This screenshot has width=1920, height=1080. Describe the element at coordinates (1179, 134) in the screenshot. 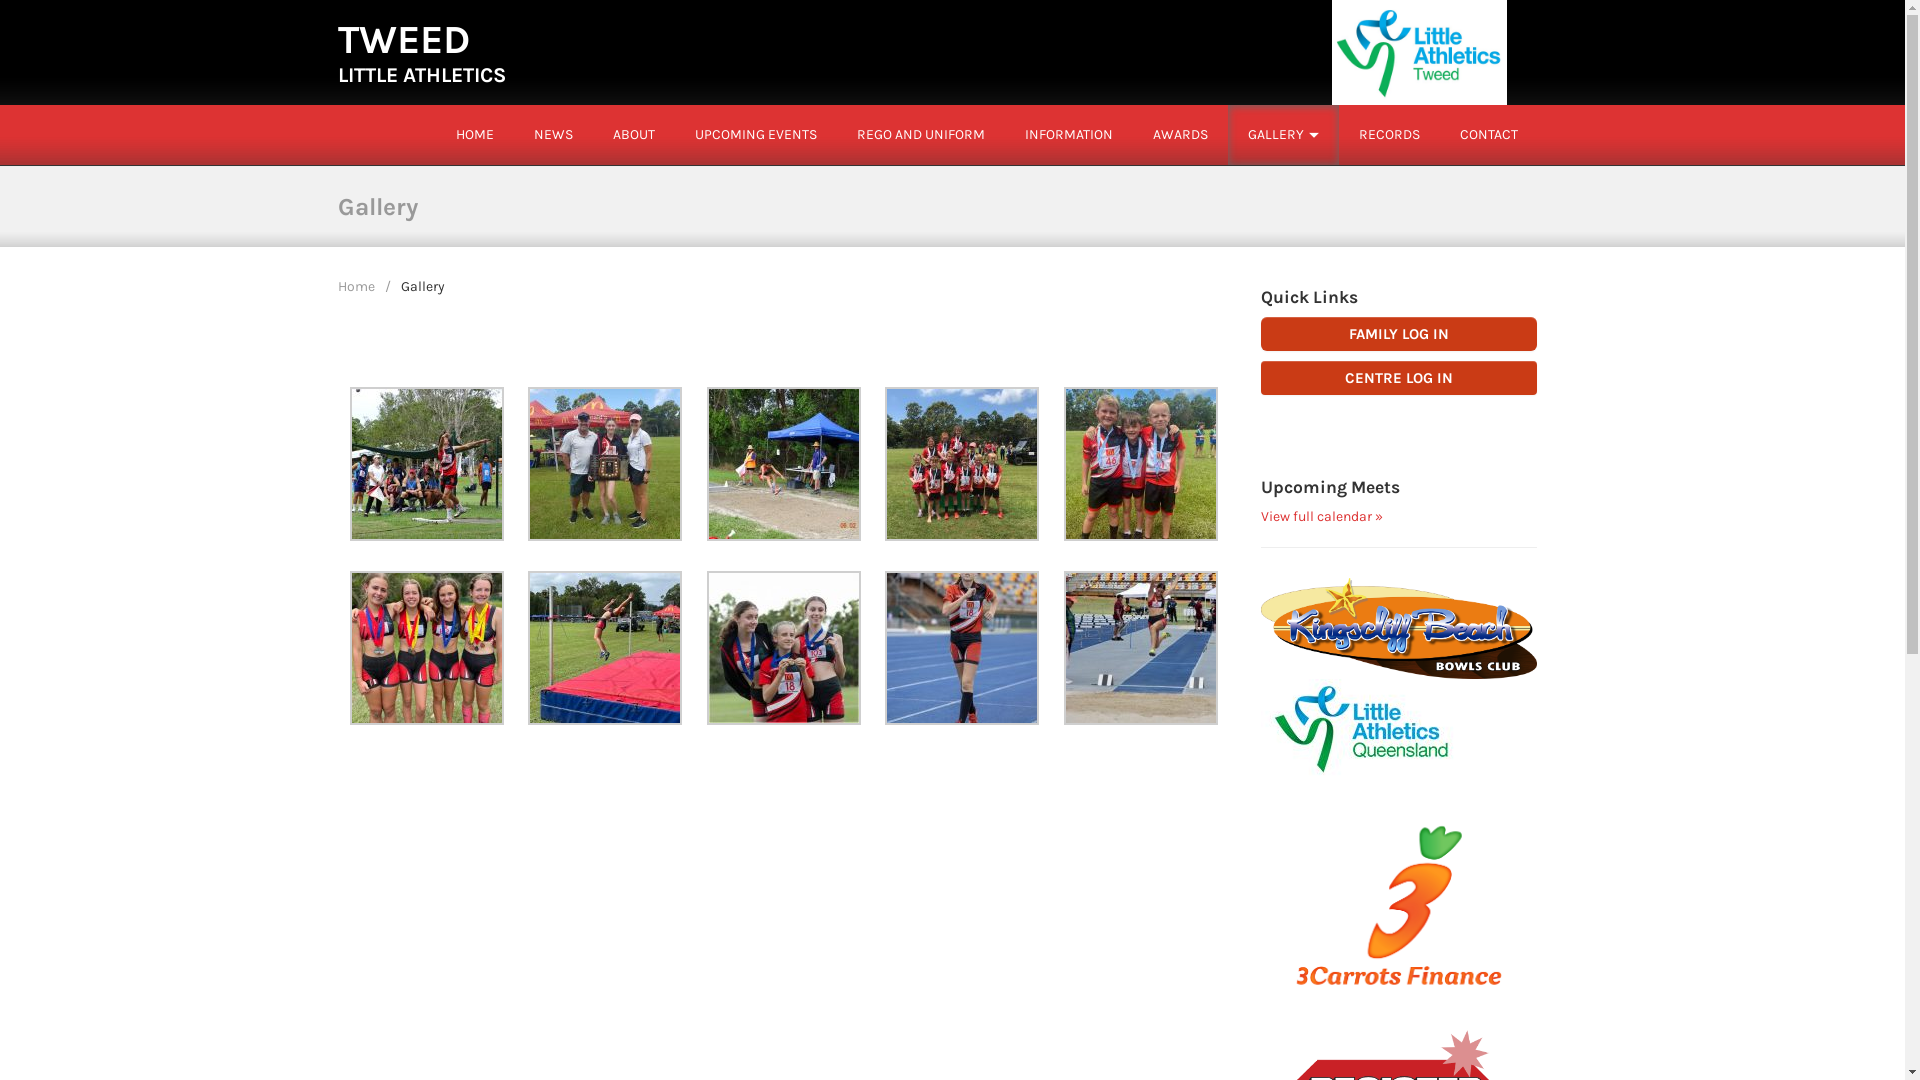

I see `'AWARDS'` at that location.